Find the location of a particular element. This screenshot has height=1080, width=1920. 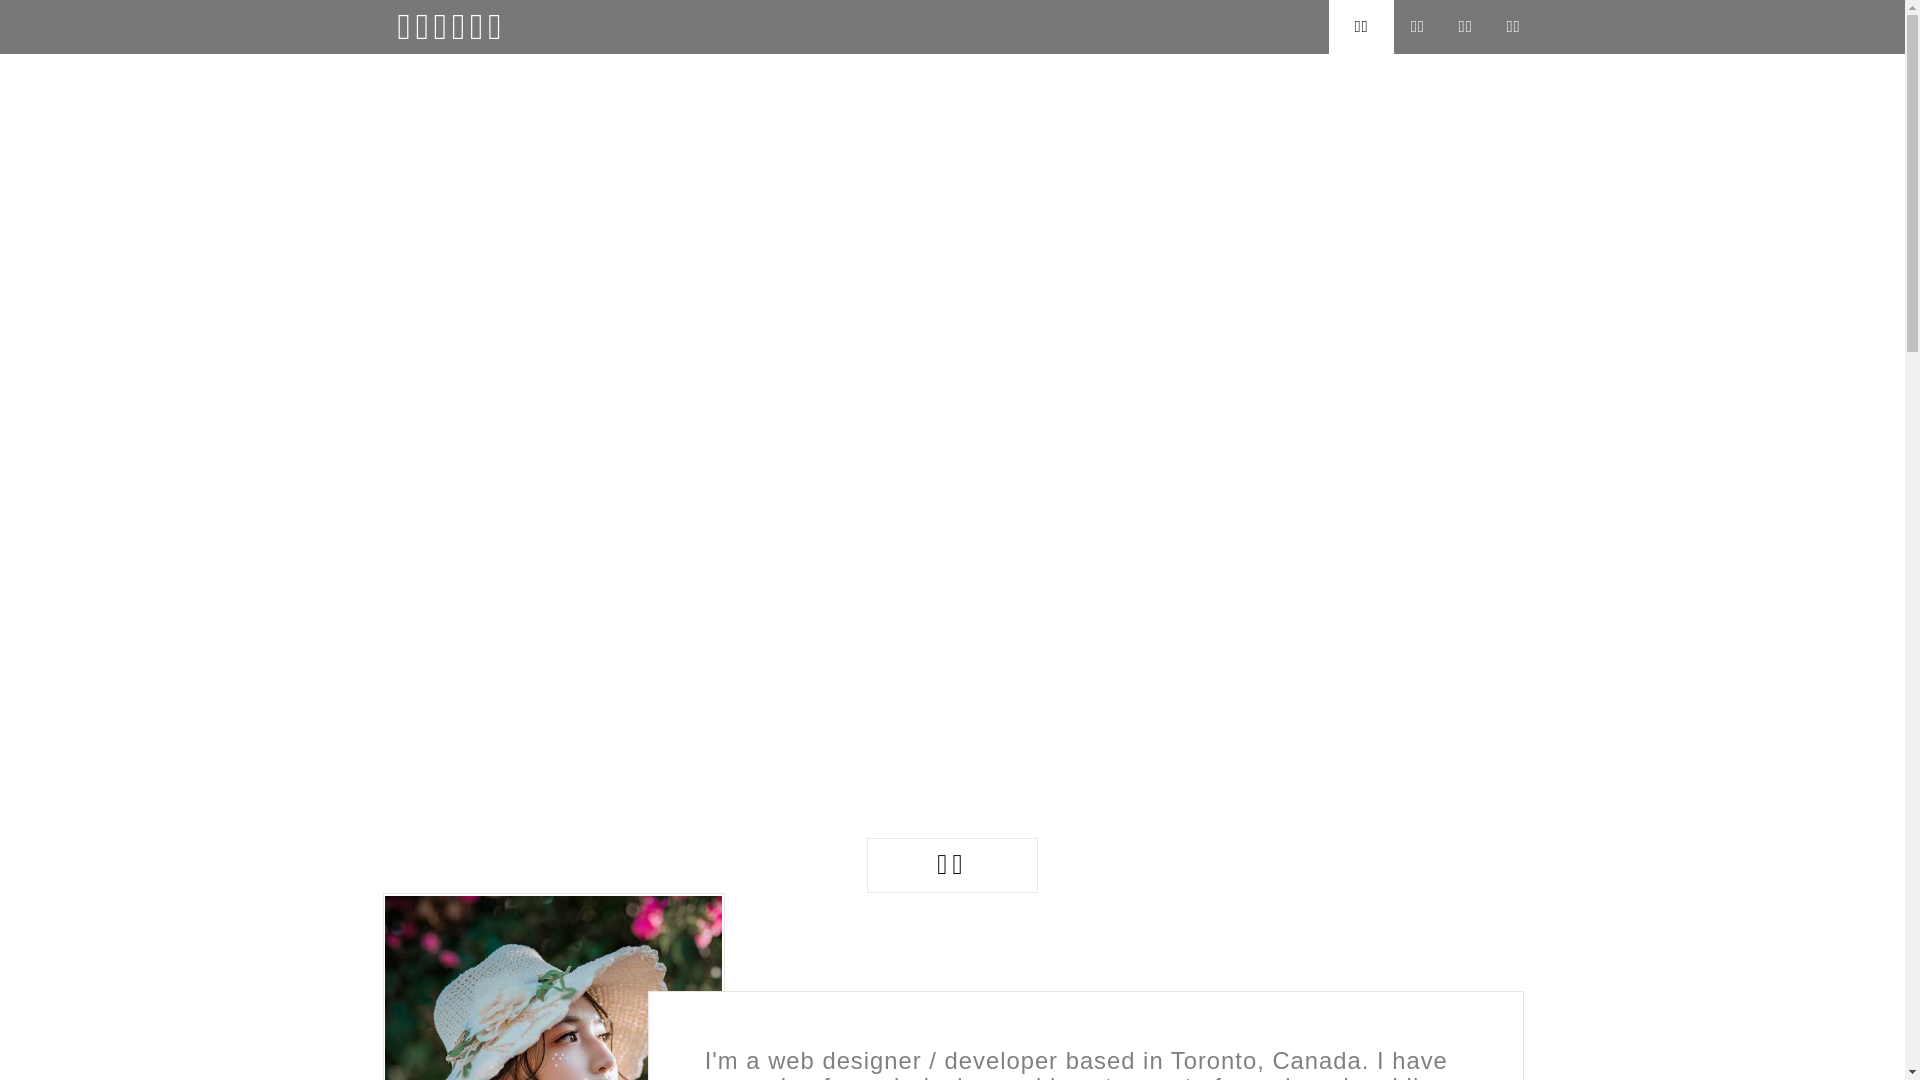

'gt' is located at coordinates (411, 981).